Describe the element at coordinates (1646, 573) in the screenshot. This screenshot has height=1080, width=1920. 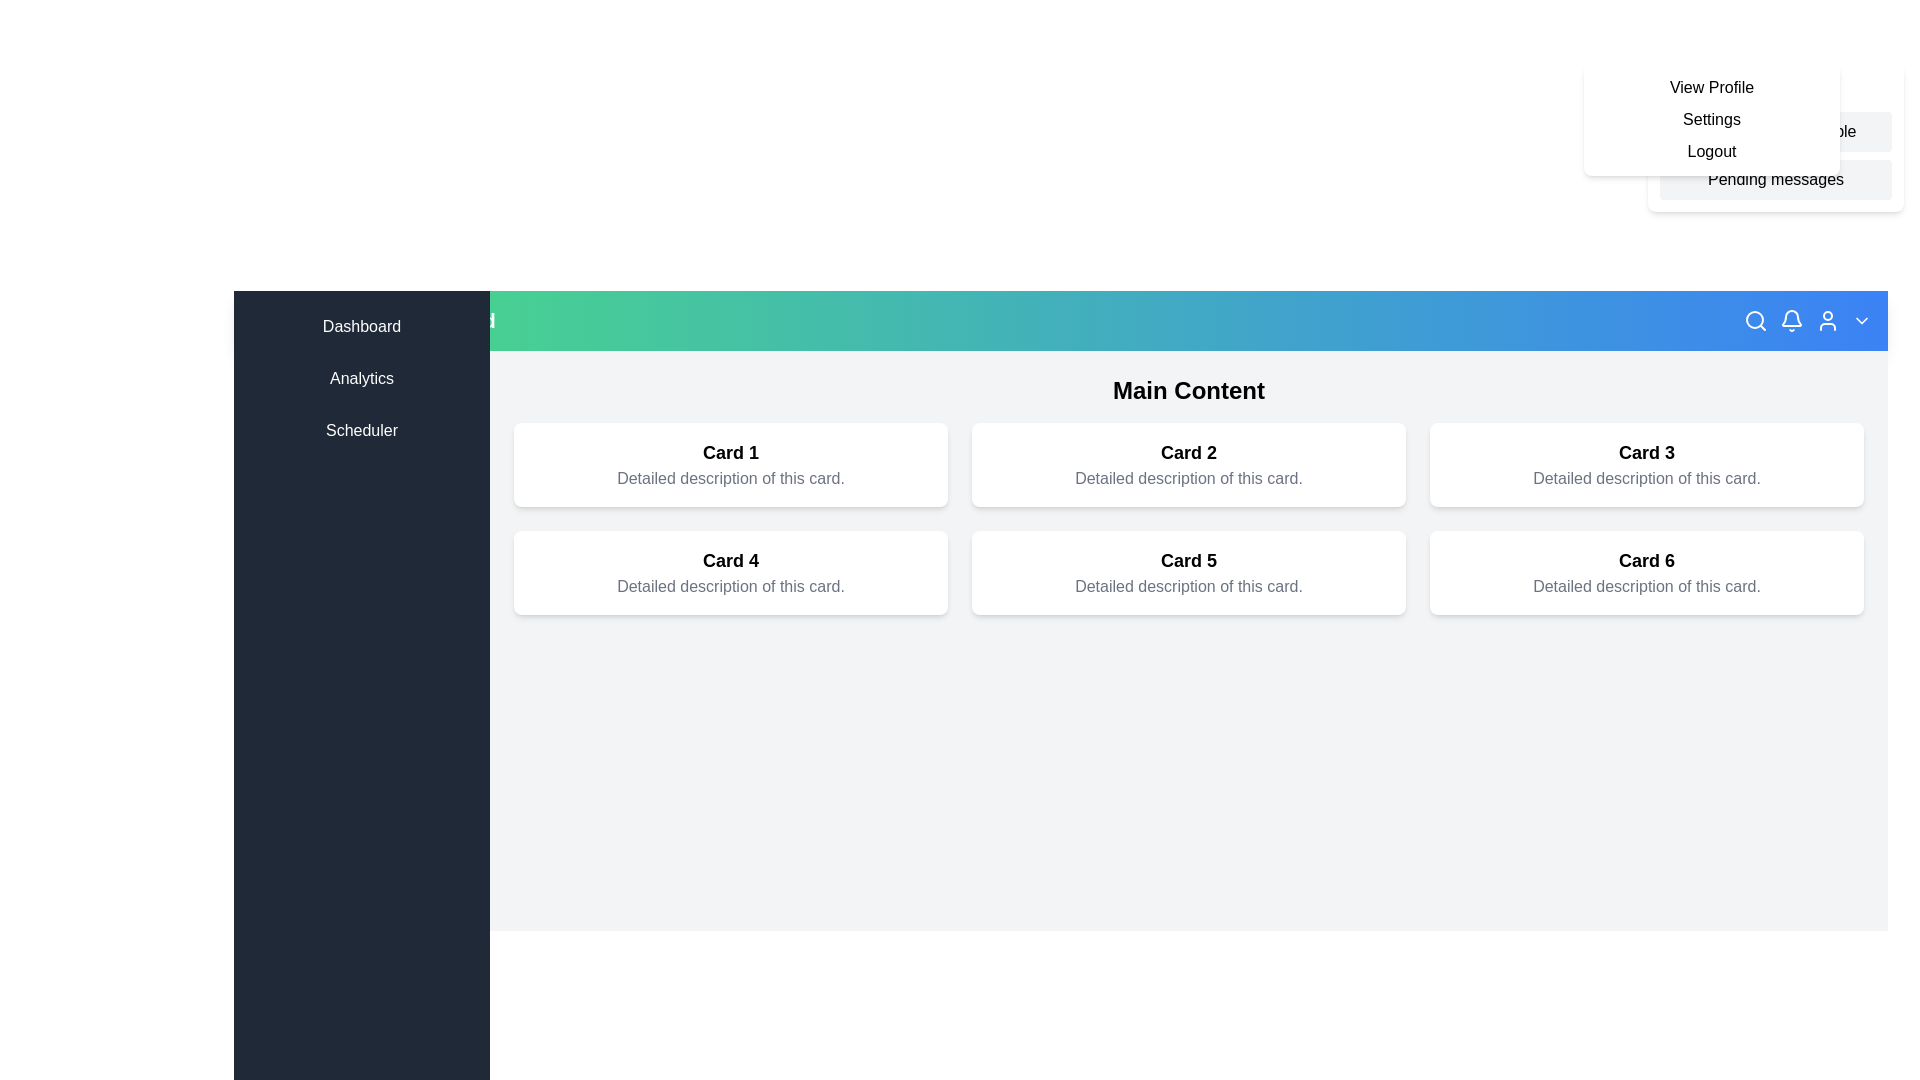
I see `the last card in the grid layout, which displays content with a title and description, located in the second row and third column` at that location.